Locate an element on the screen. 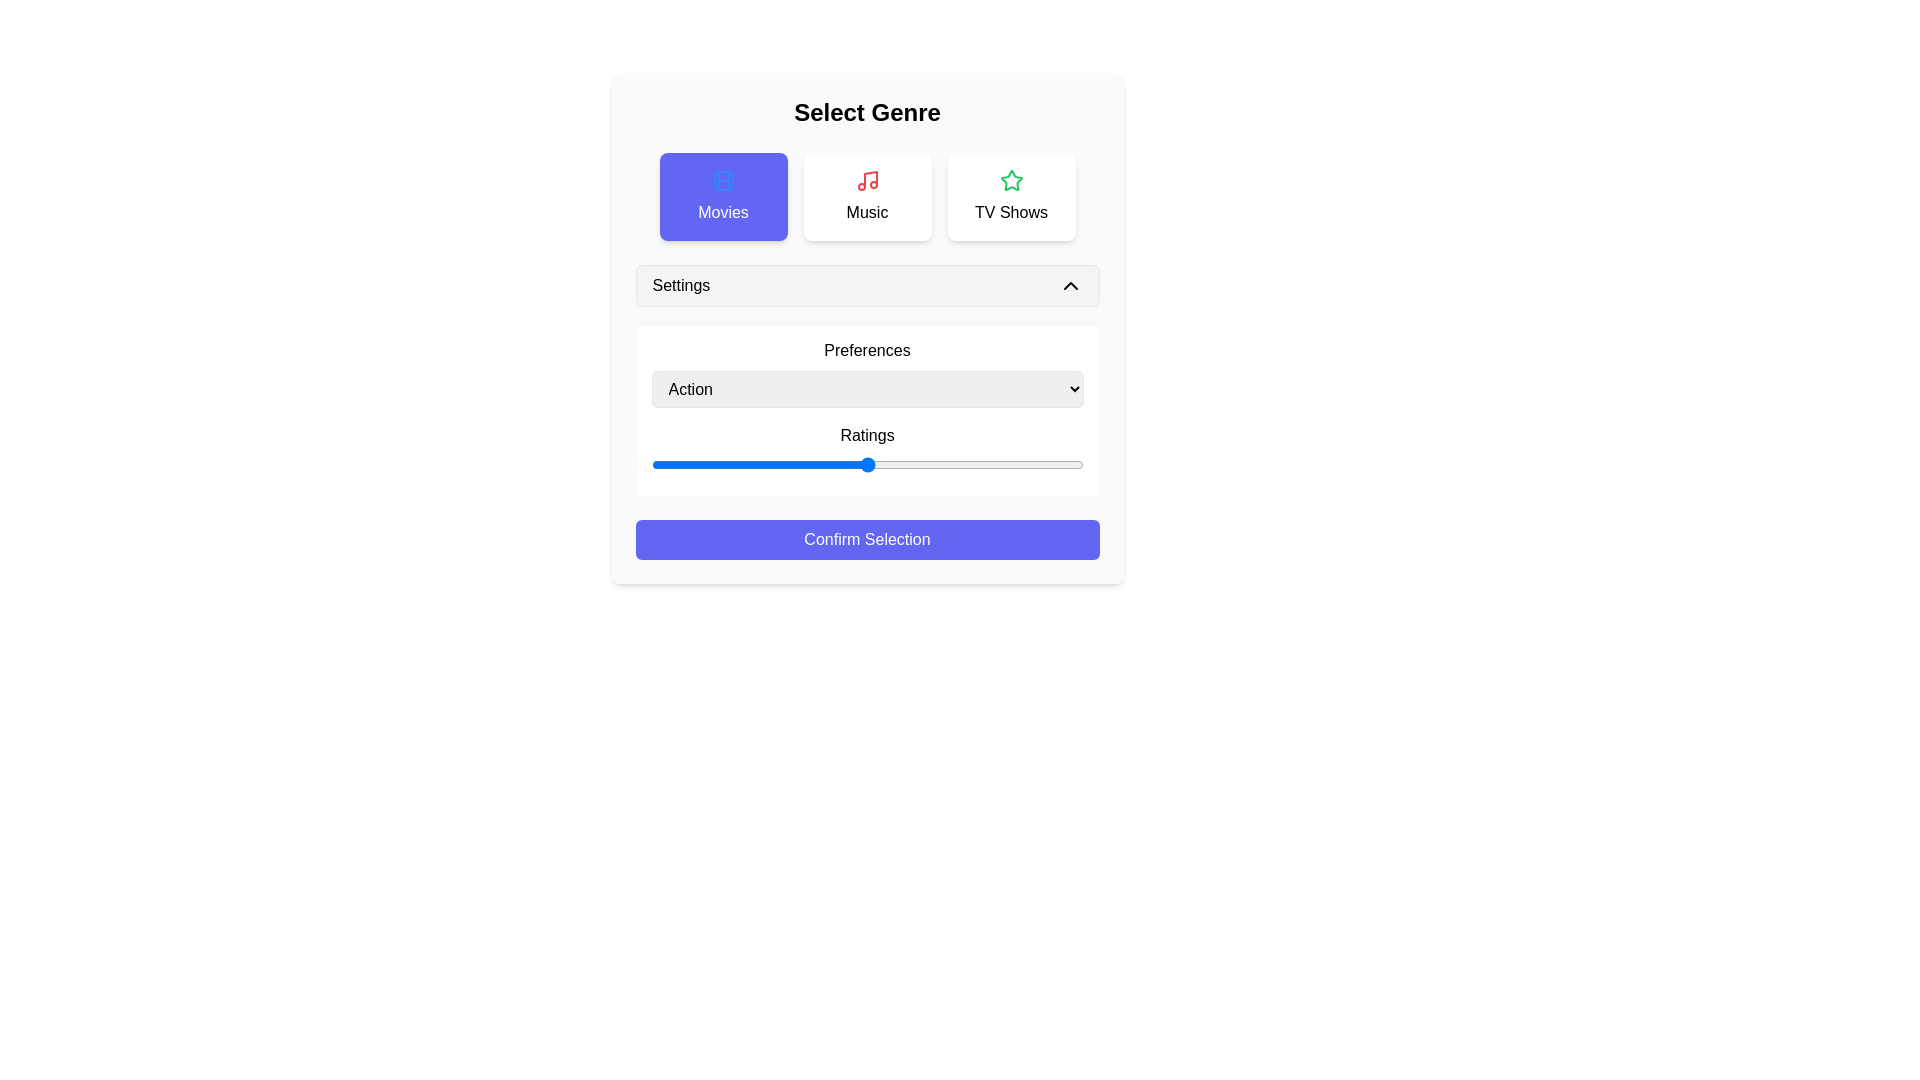 Image resolution: width=1920 pixels, height=1080 pixels. the star-shaped icon with a green outline located within the 'TV Shows' box is located at coordinates (1011, 181).